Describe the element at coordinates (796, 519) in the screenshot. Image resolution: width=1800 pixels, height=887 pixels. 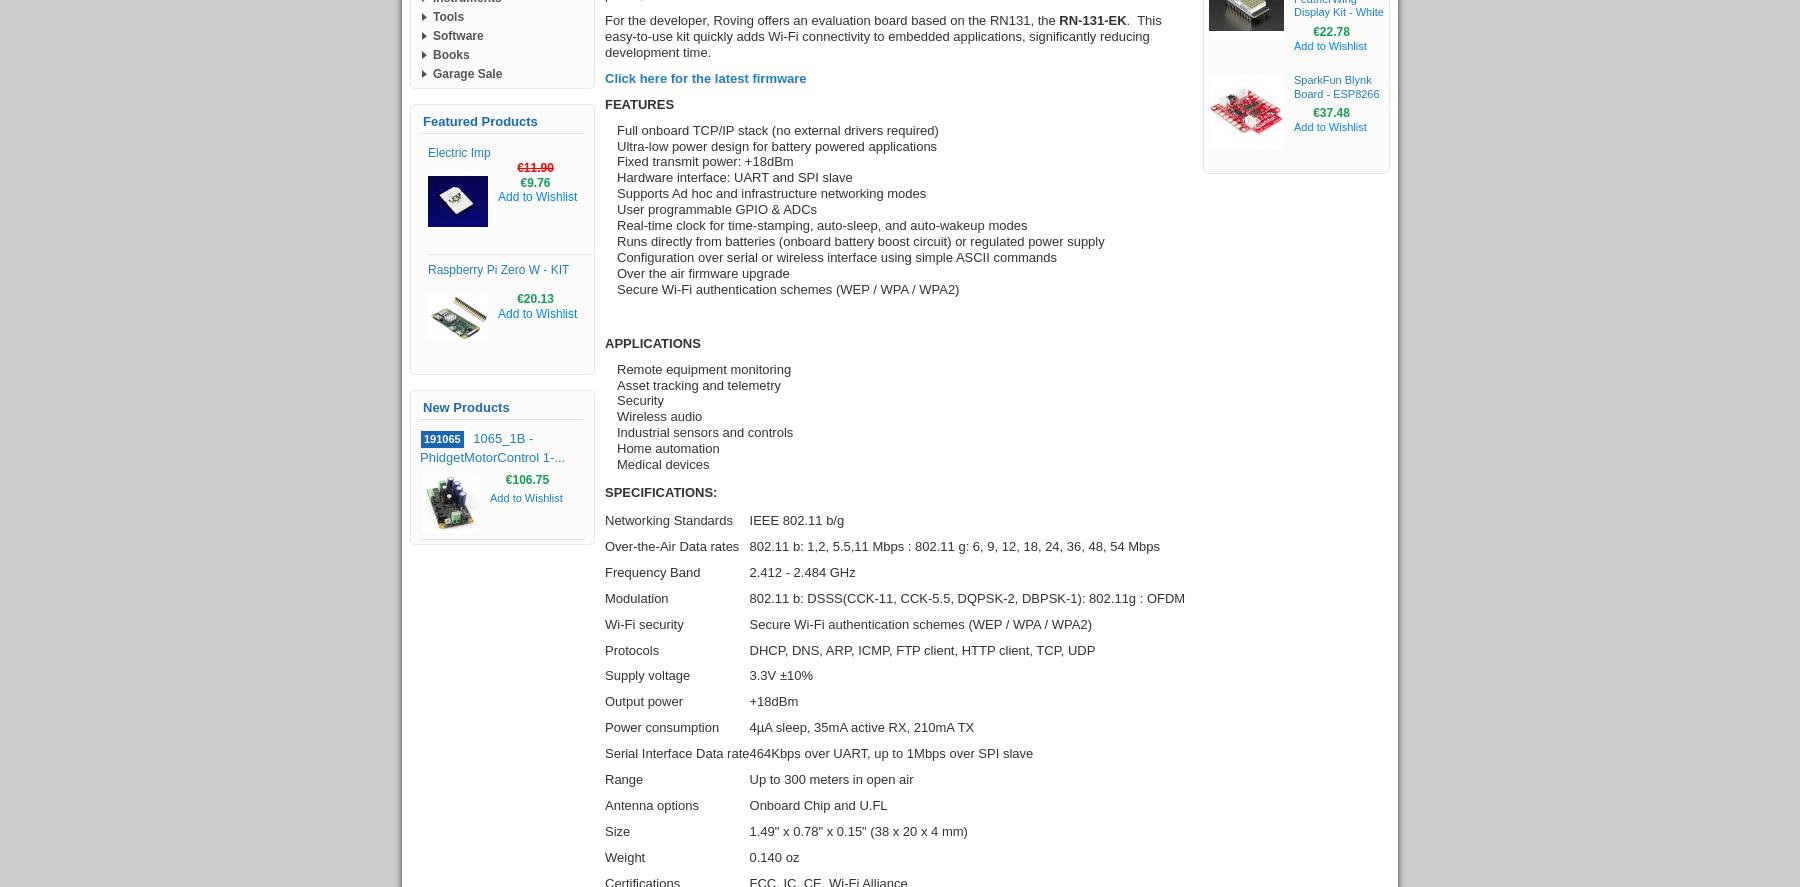
I see `'IEEE 802.11 b/g'` at that location.